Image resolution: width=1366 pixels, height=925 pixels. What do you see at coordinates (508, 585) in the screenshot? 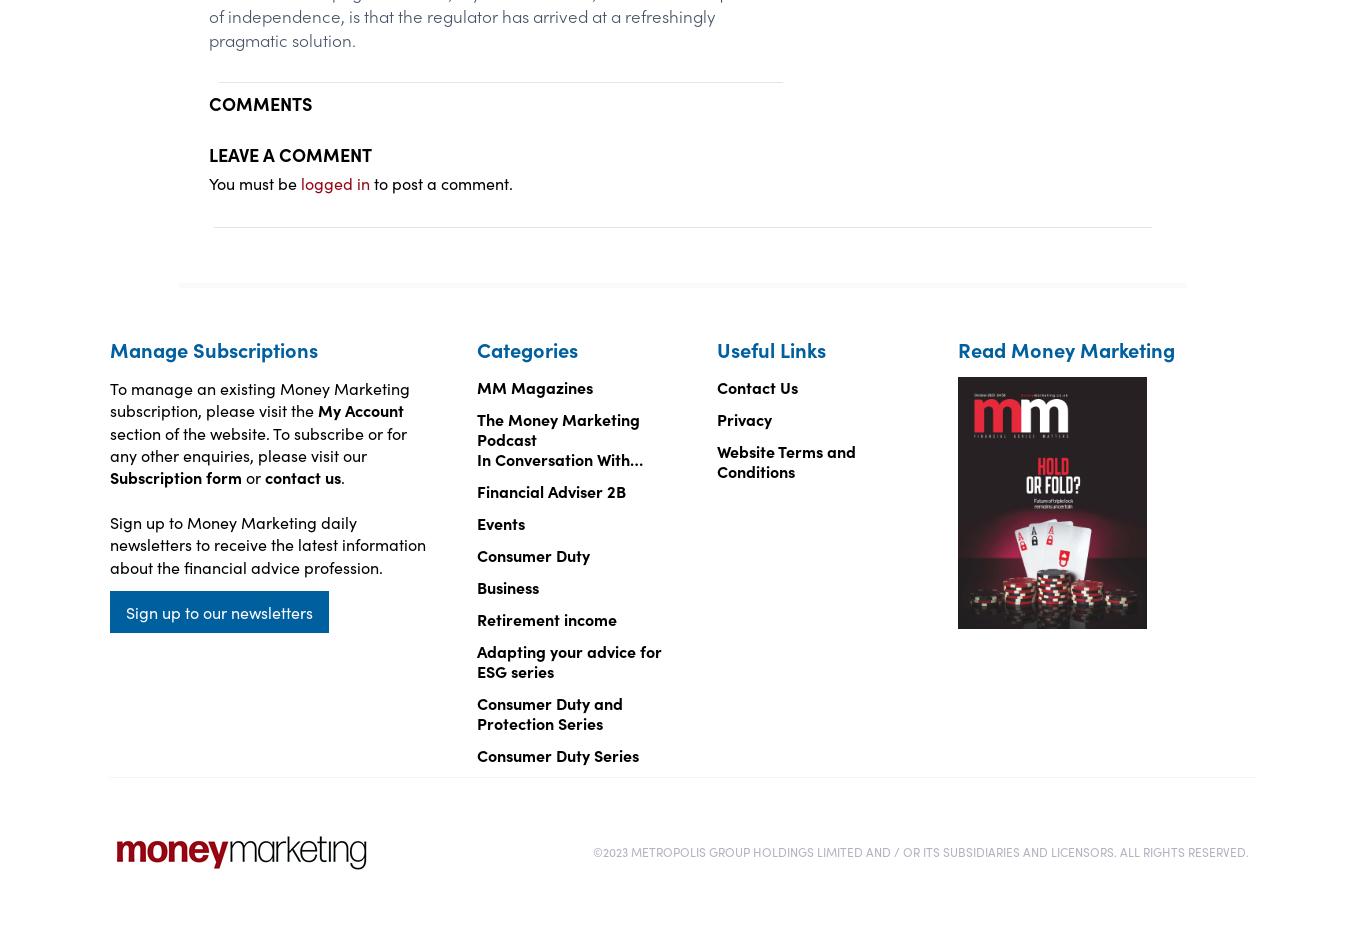
I see `'Business'` at bounding box center [508, 585].